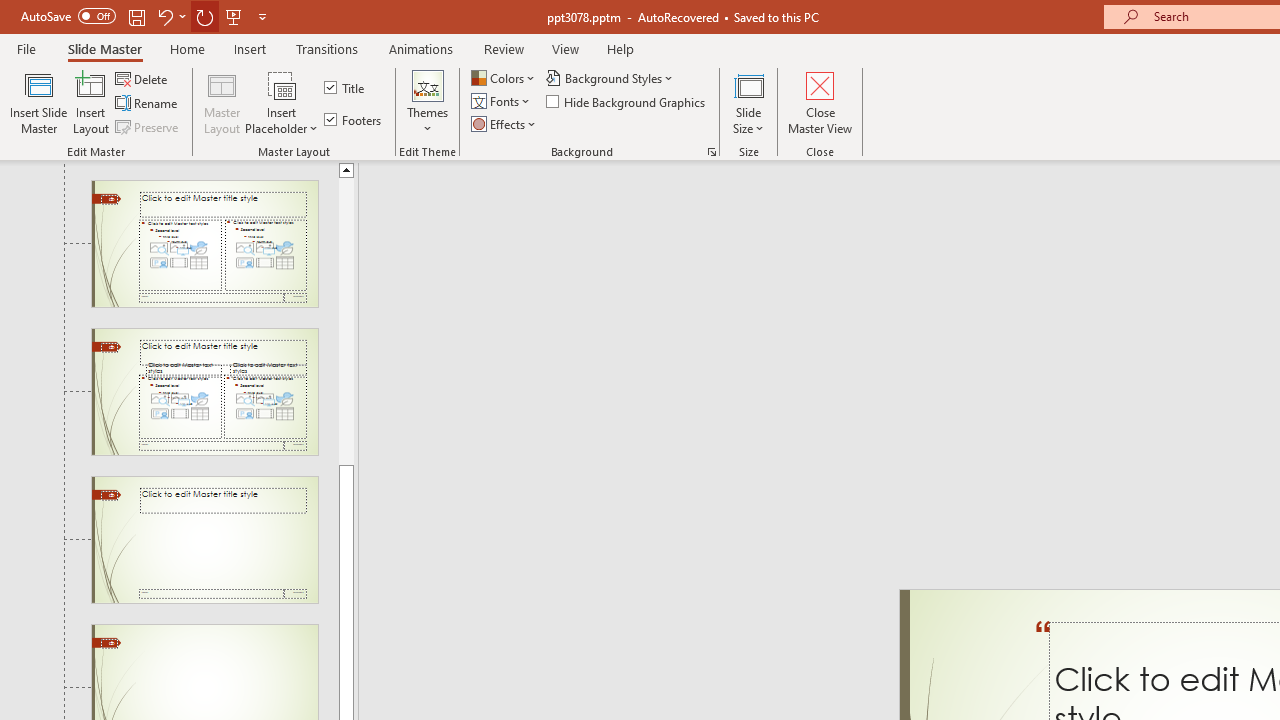 The width and height of the screenshot is (1280, 720). What do you see at coordinates (505, 124) in the screenshot?
I see `'Effects'` at bounding box center [505, 124].